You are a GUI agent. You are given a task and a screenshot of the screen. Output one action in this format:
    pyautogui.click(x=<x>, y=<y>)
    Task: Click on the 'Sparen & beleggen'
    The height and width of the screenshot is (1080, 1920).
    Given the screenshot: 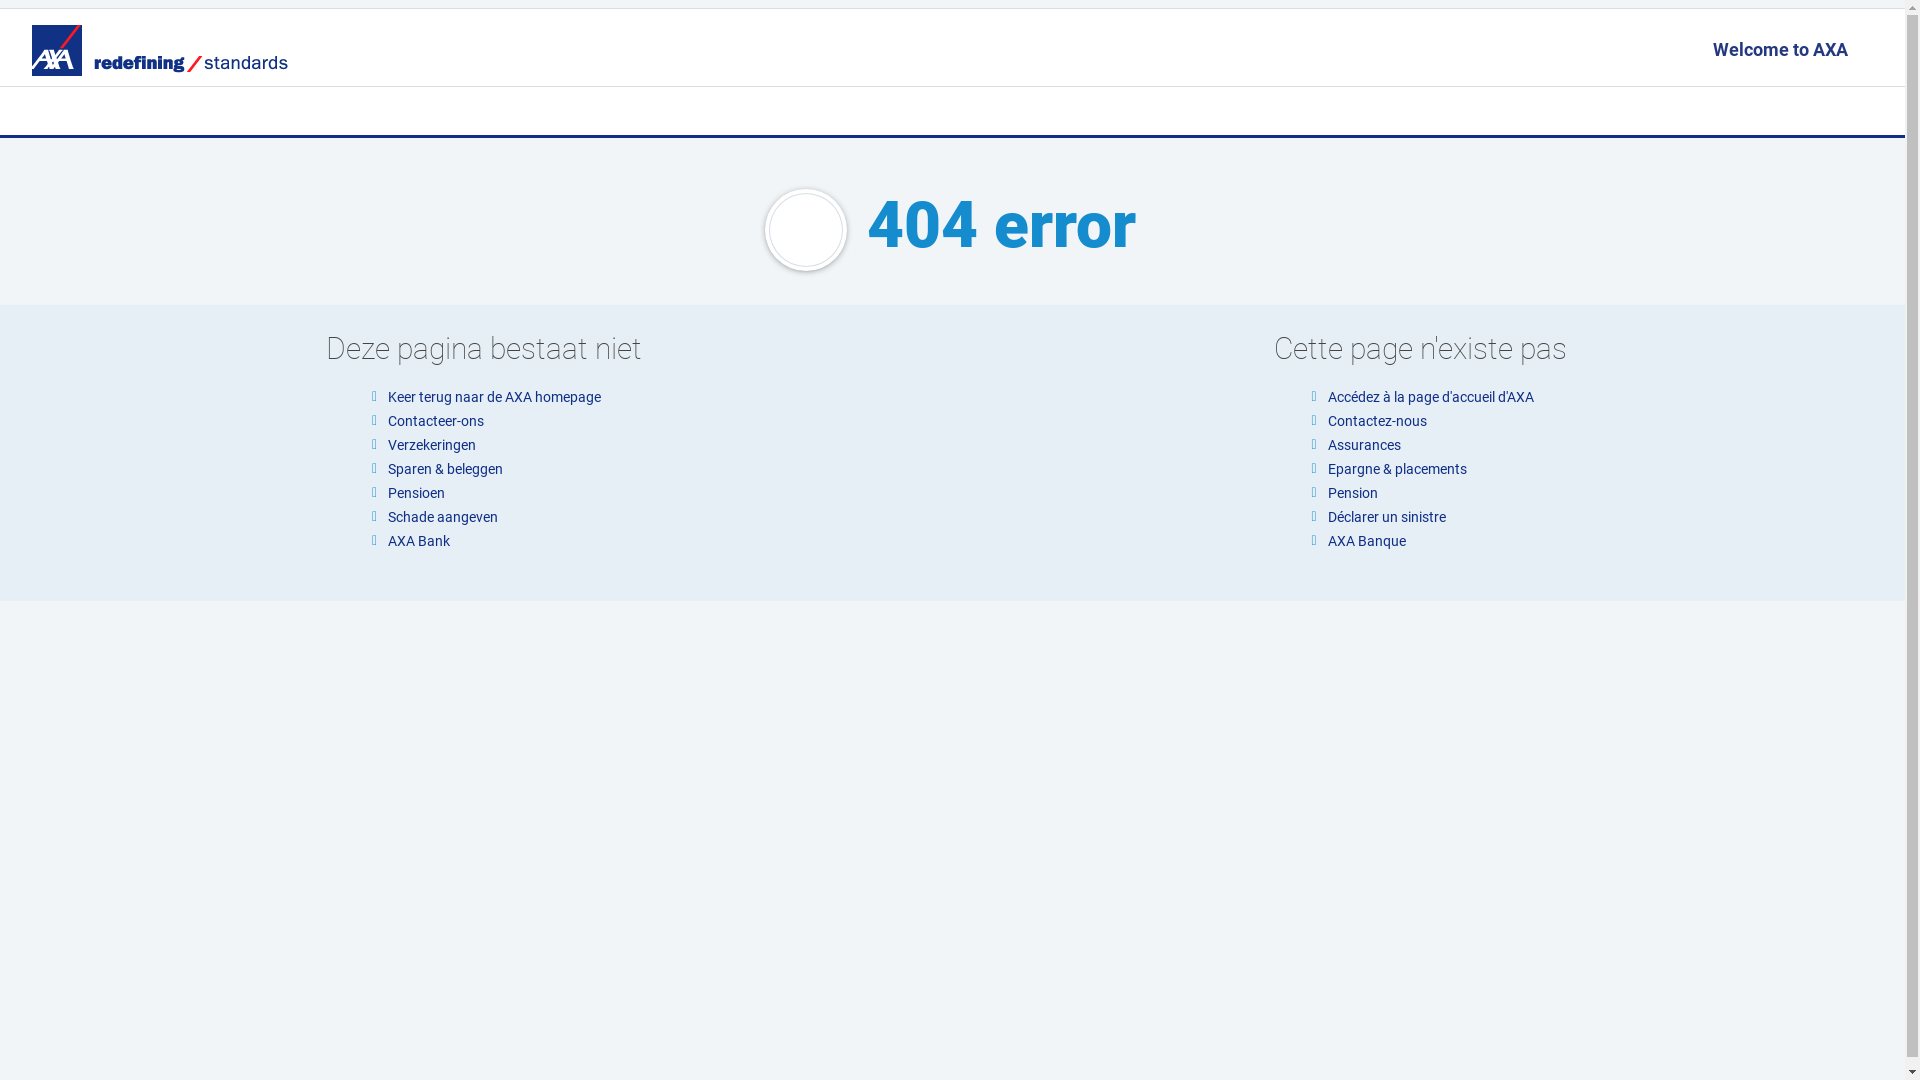 What is the action you would take?
    pyautogui.click(x=444, y=469)
    